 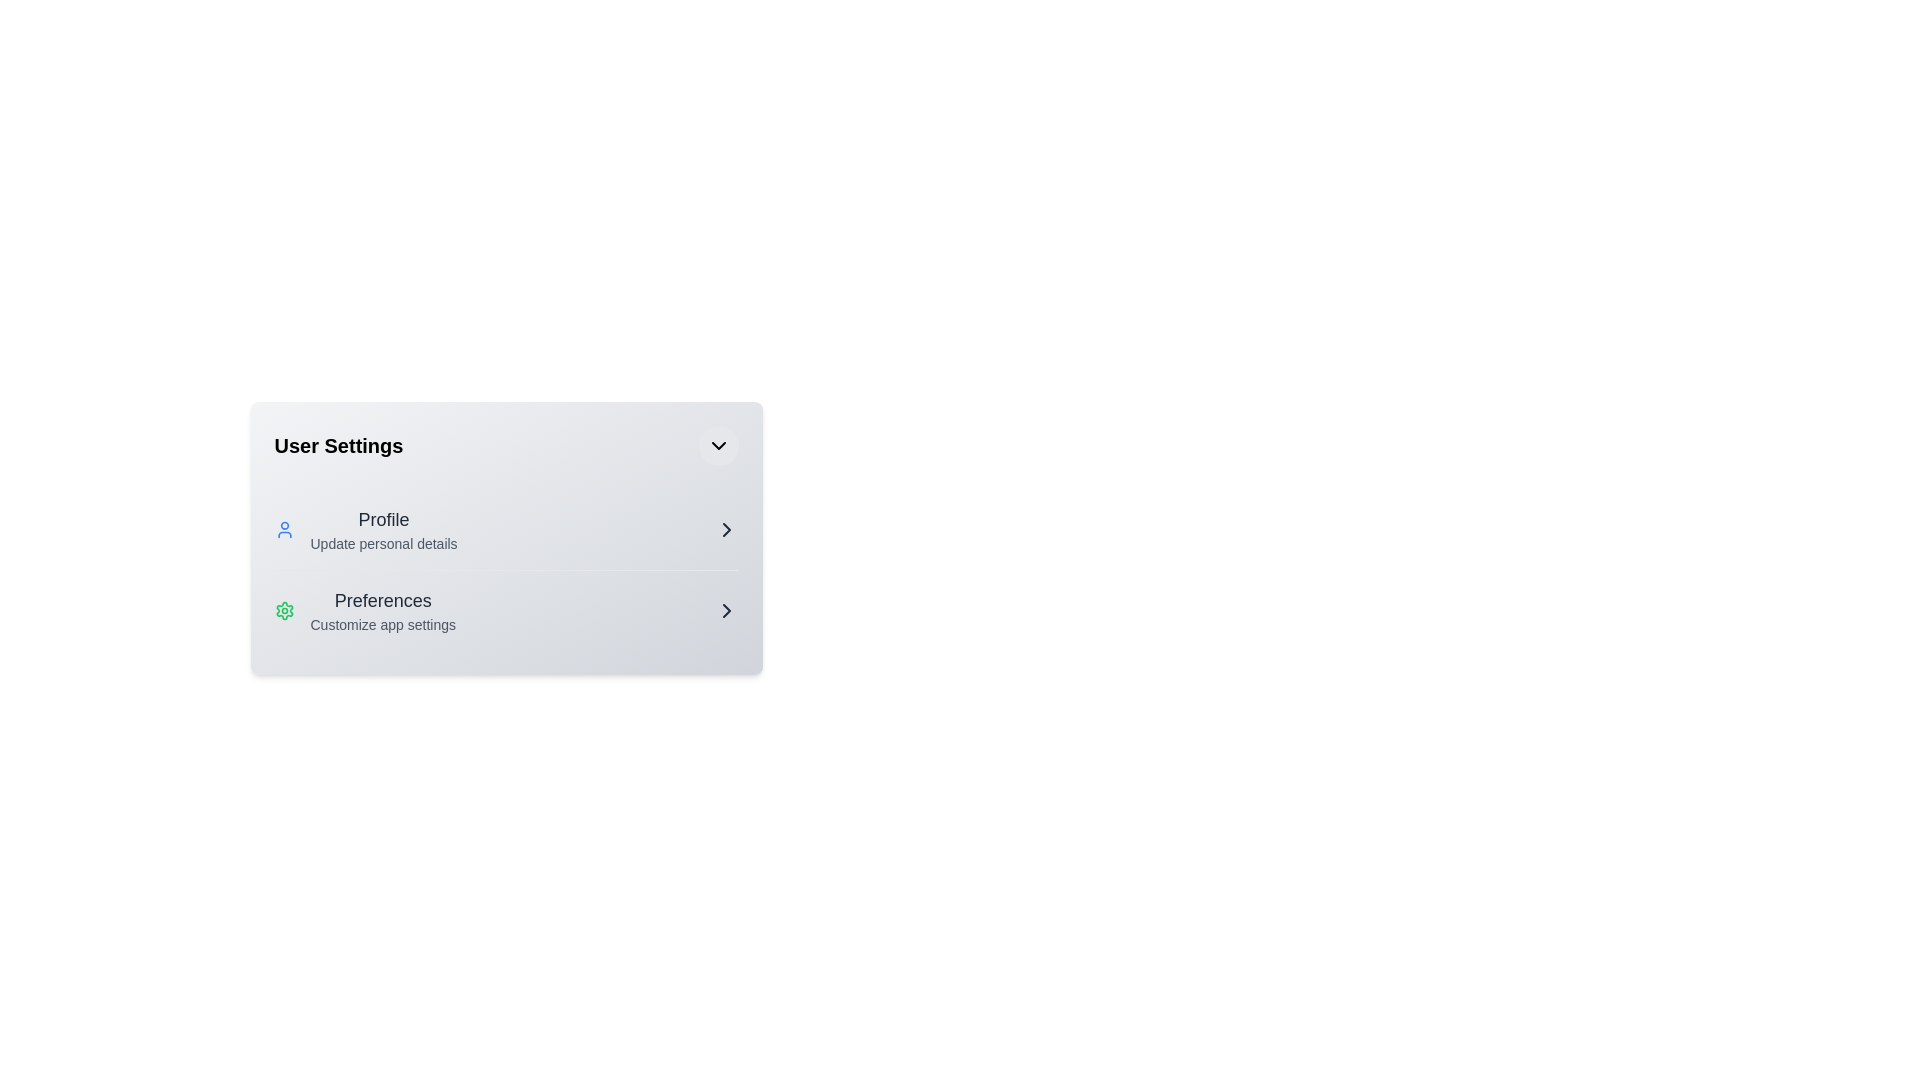 I want to click on the first navigation menu item in the User Settings section, so click(x=506, y=528).